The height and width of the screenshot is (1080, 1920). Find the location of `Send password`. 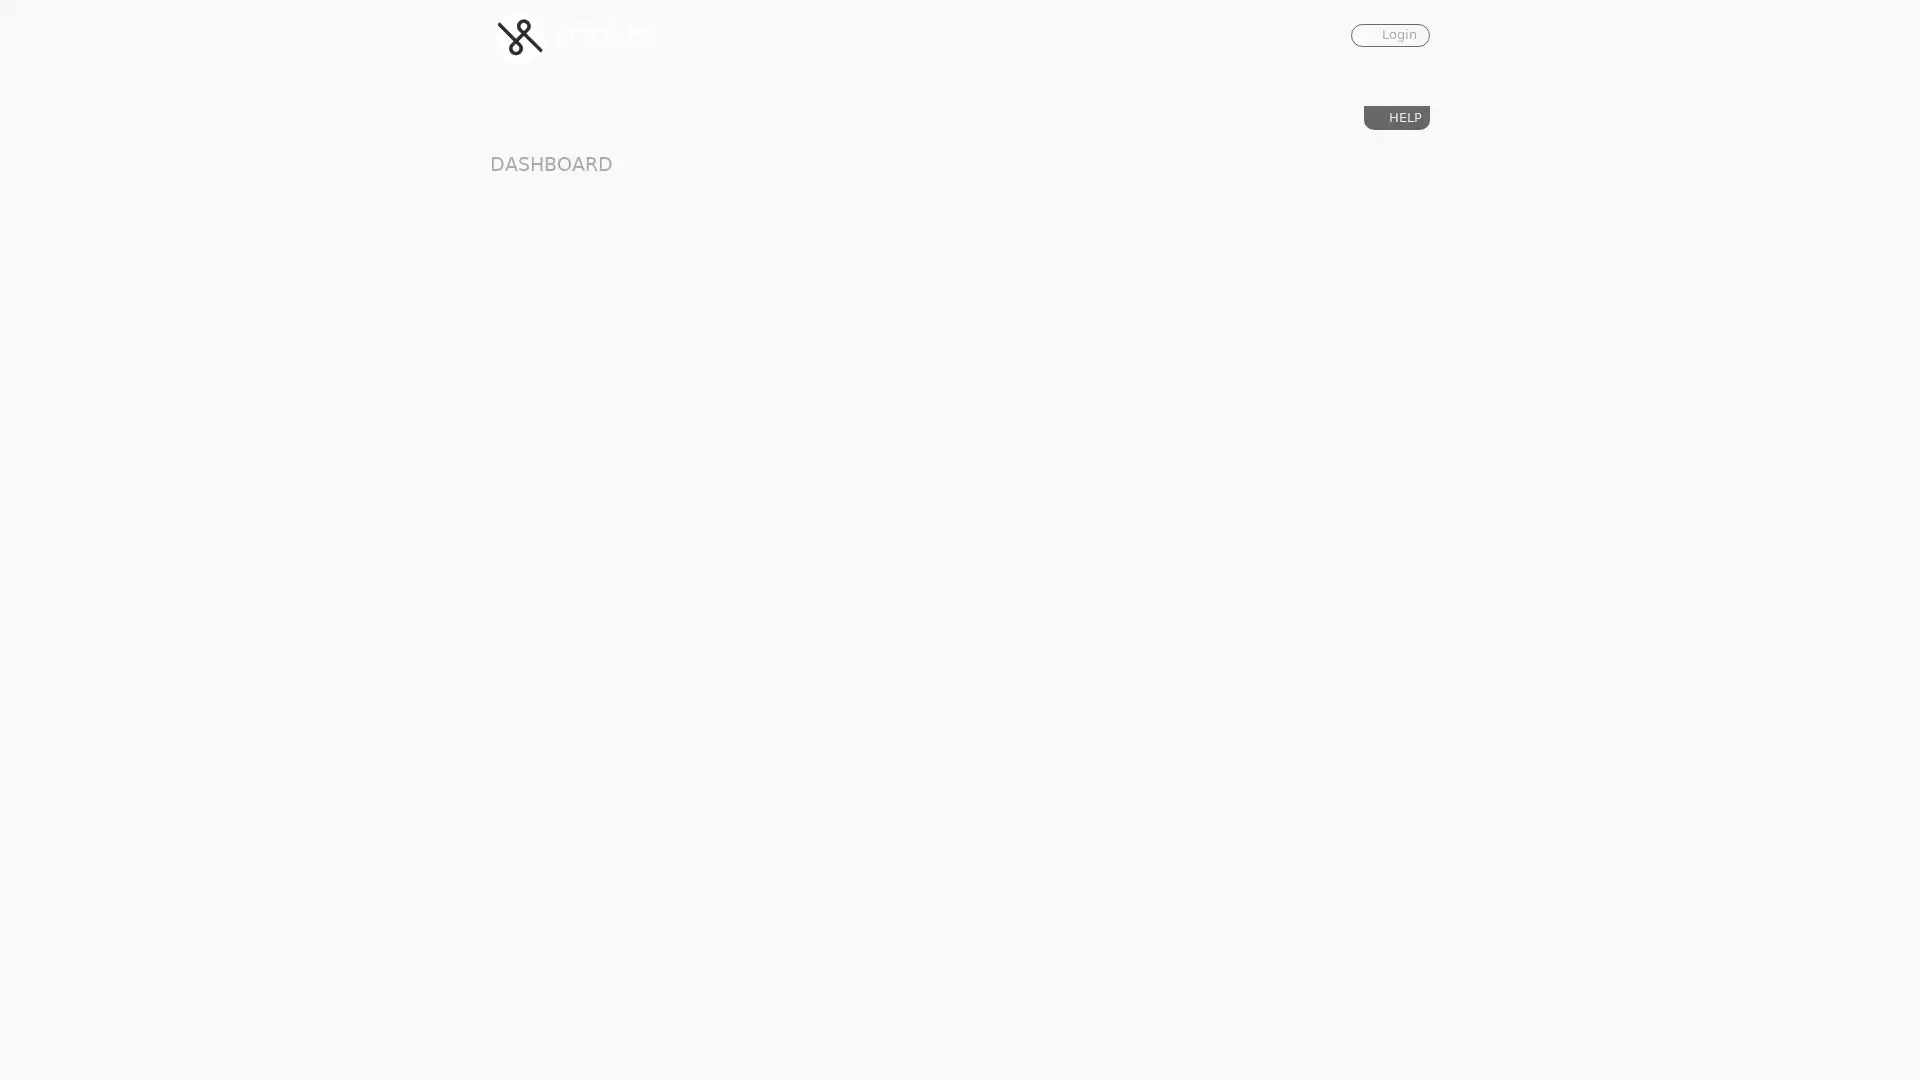

Send password is located at coordinates (1044, 541).